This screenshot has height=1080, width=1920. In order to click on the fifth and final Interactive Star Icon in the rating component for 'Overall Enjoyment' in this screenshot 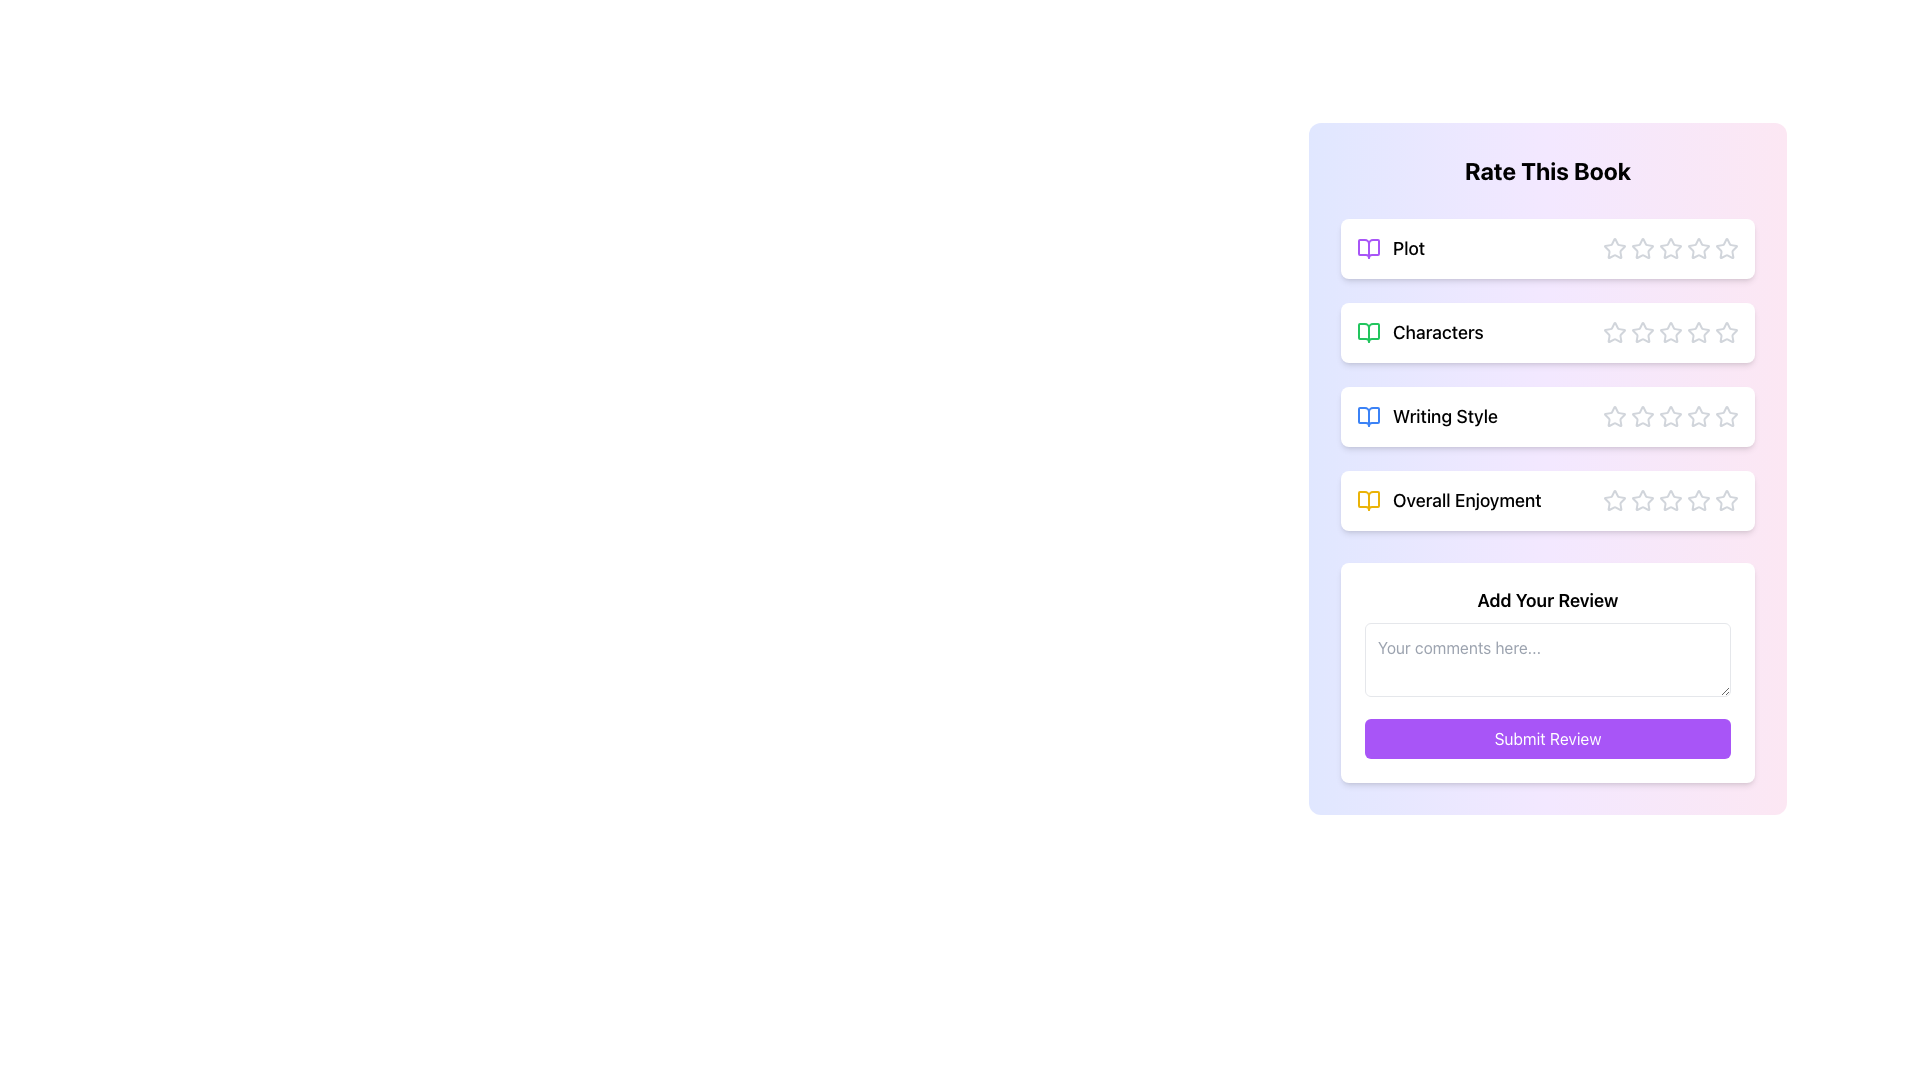, I will do `click(1726, 499)`.